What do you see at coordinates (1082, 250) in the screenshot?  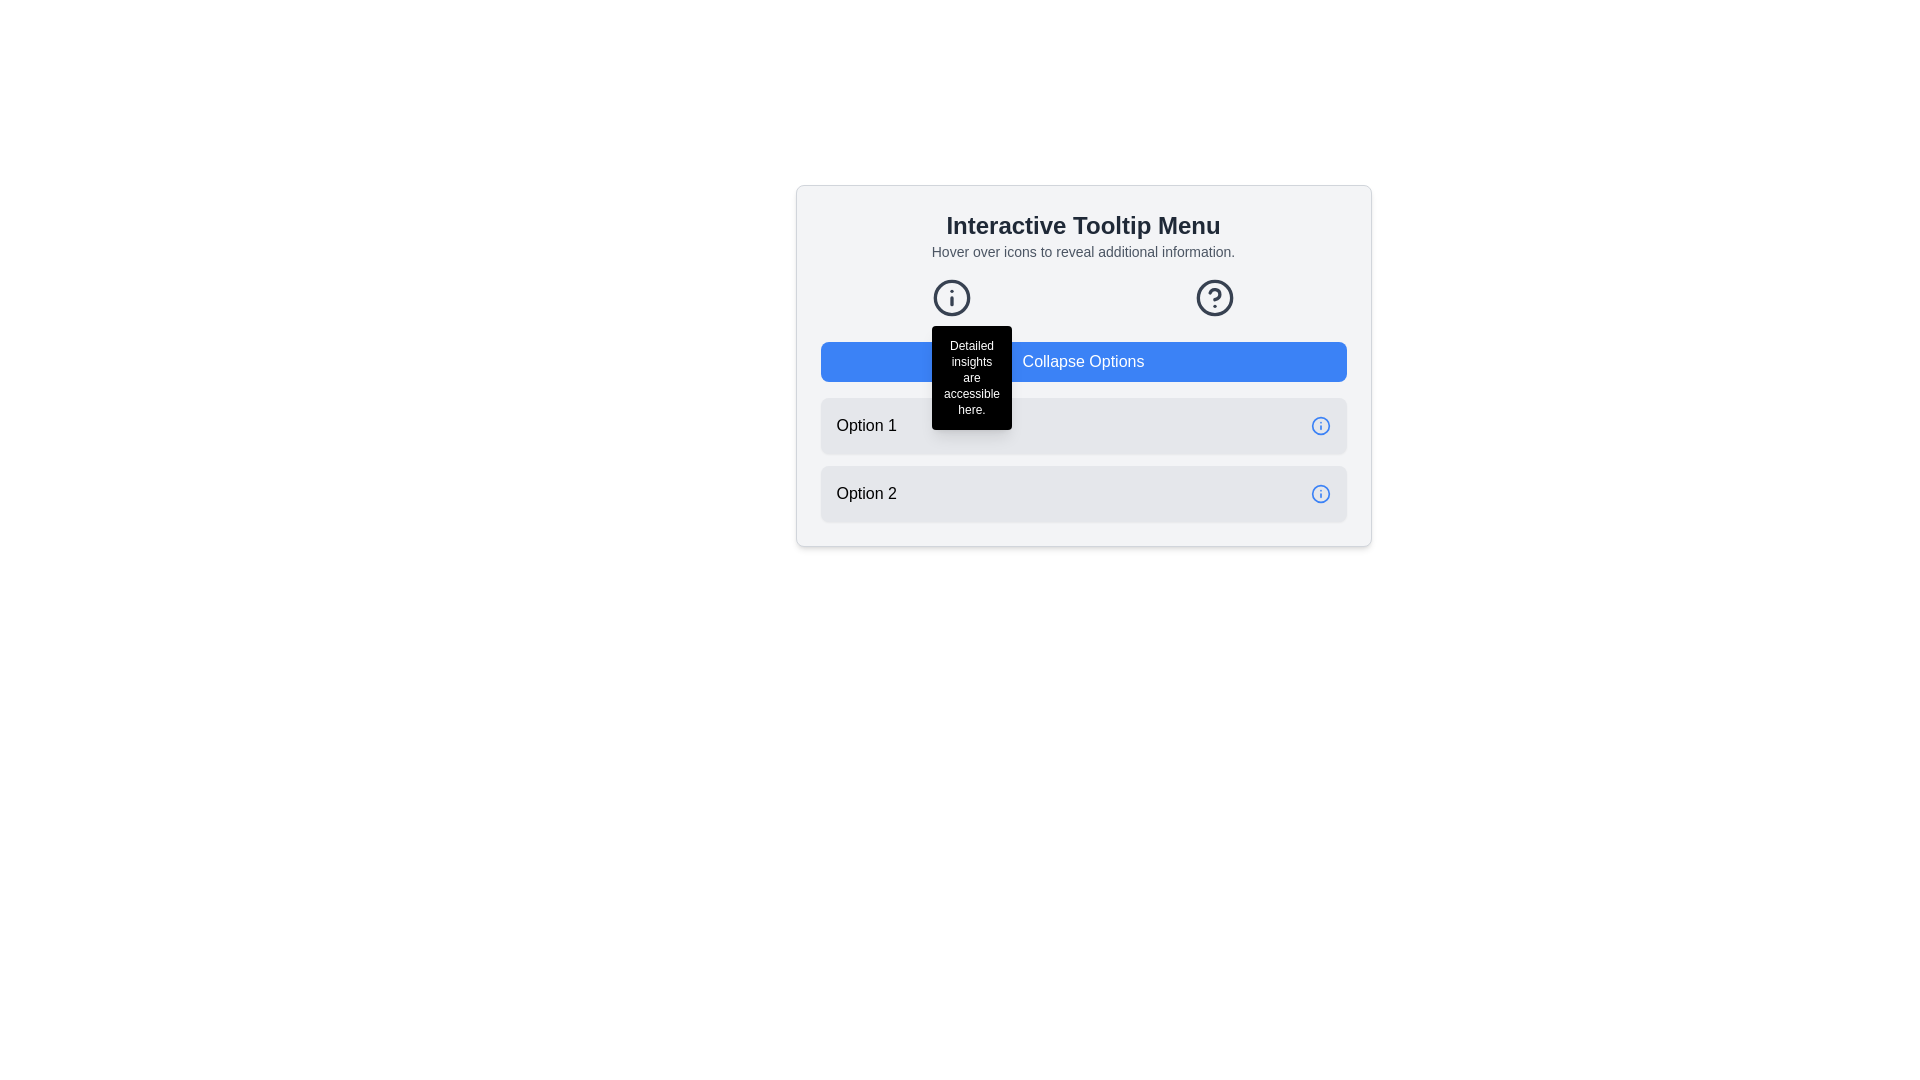 I see `text that states 'Hover over icons to reveal additional information.' which is styled with a smaller font size and gray color, located beneath the 'Interactive Tooltip Menu' heading` at bounding box center [1082, 250].